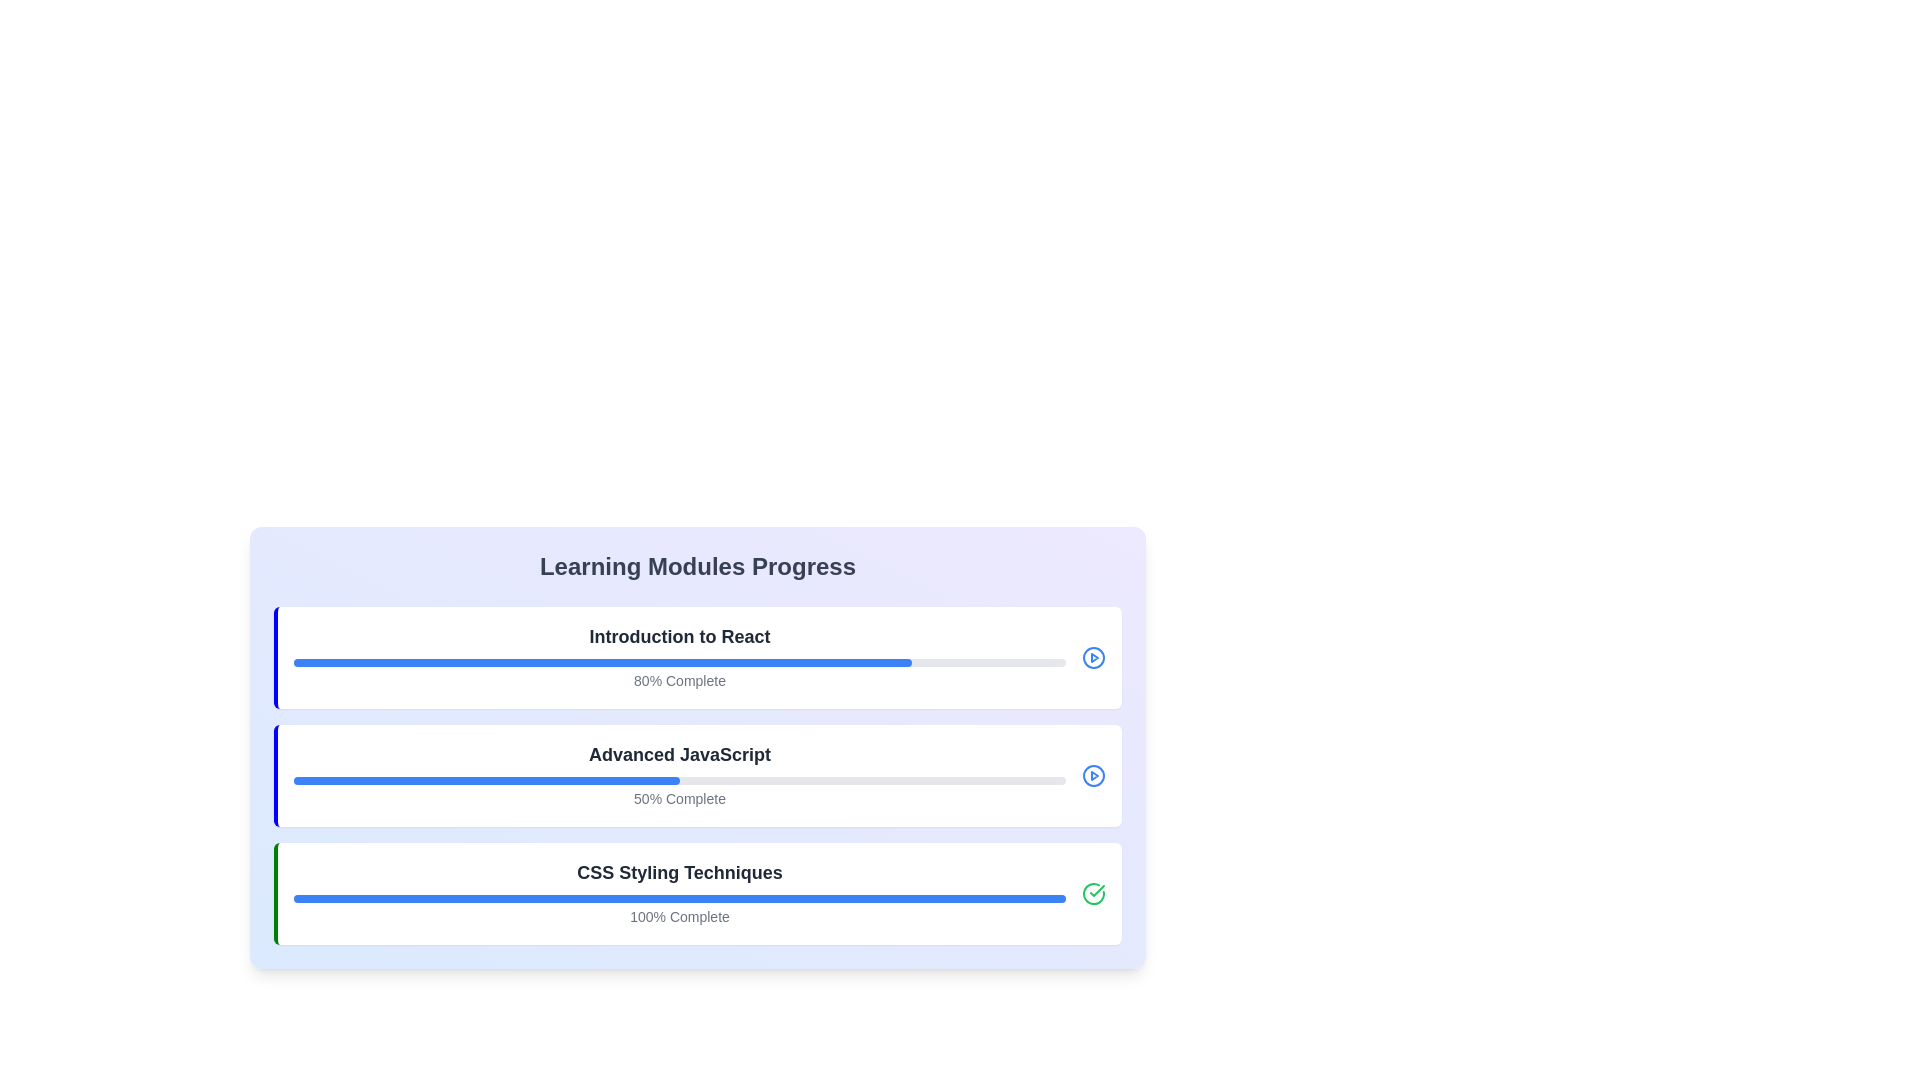 Image resolution: width=1920 pixels, height=1080 pixels. I want to click on the progress bar labeled 'Advanced JavaScript' with '50% Complete' displayed underneath, located in the second module card, so click(680, 774).